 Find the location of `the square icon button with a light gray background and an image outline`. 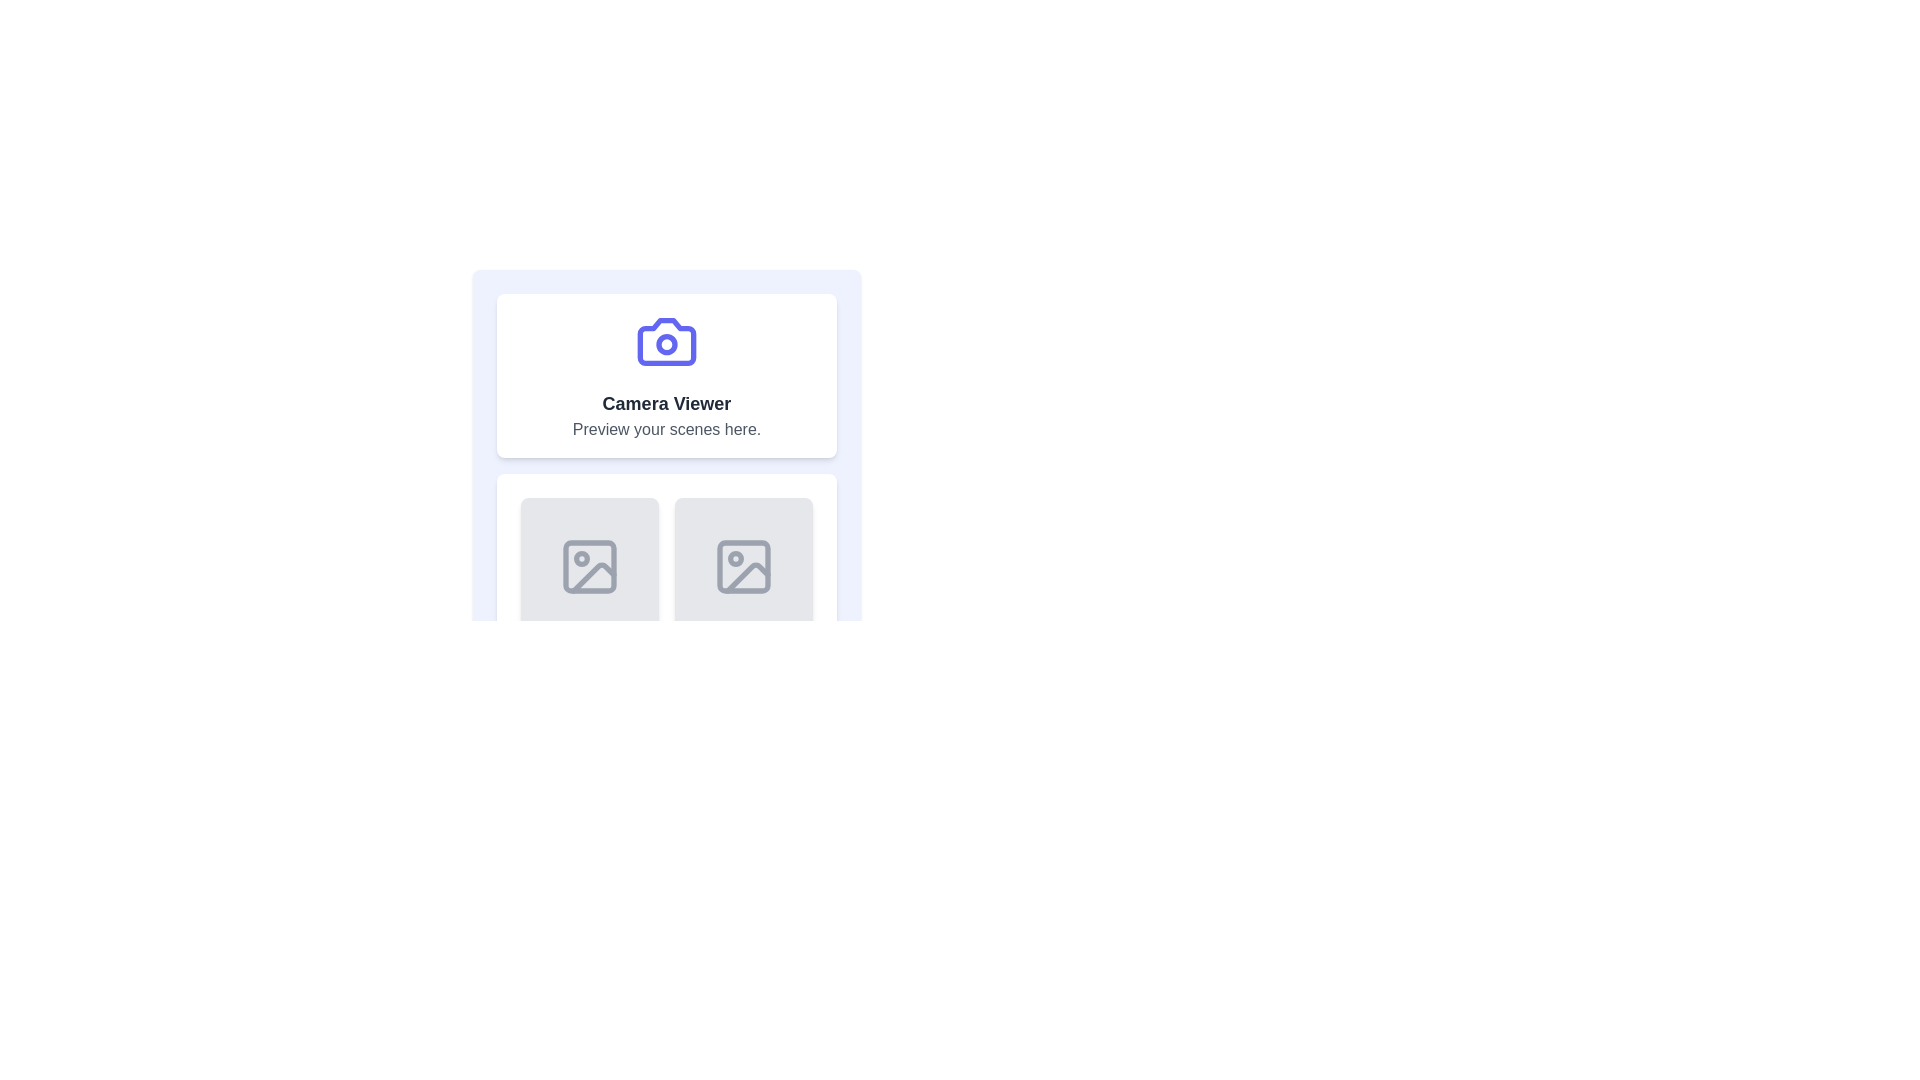

the square icon button with a light gray background and an image outline is located at coordinates (589, 567).